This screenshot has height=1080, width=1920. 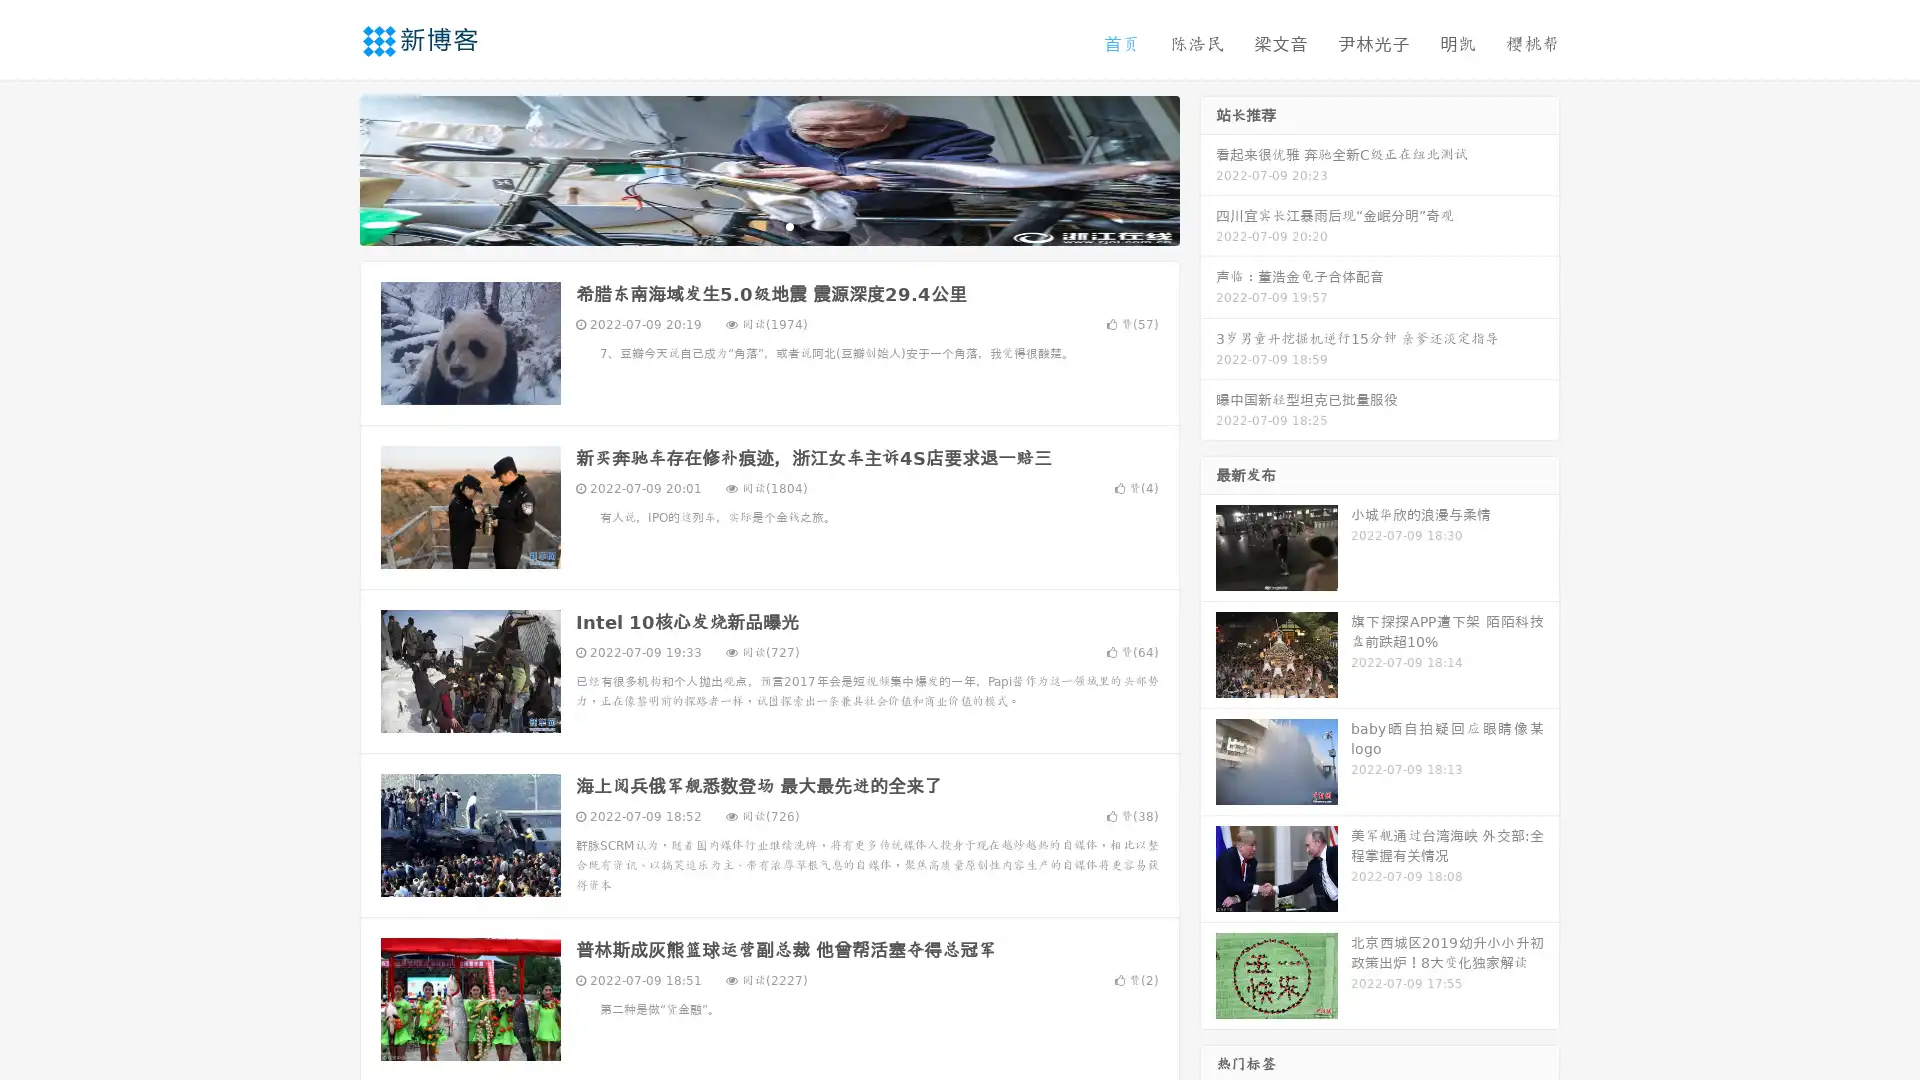 I want to click on Go to slide 1, so click(x=748, y=225).